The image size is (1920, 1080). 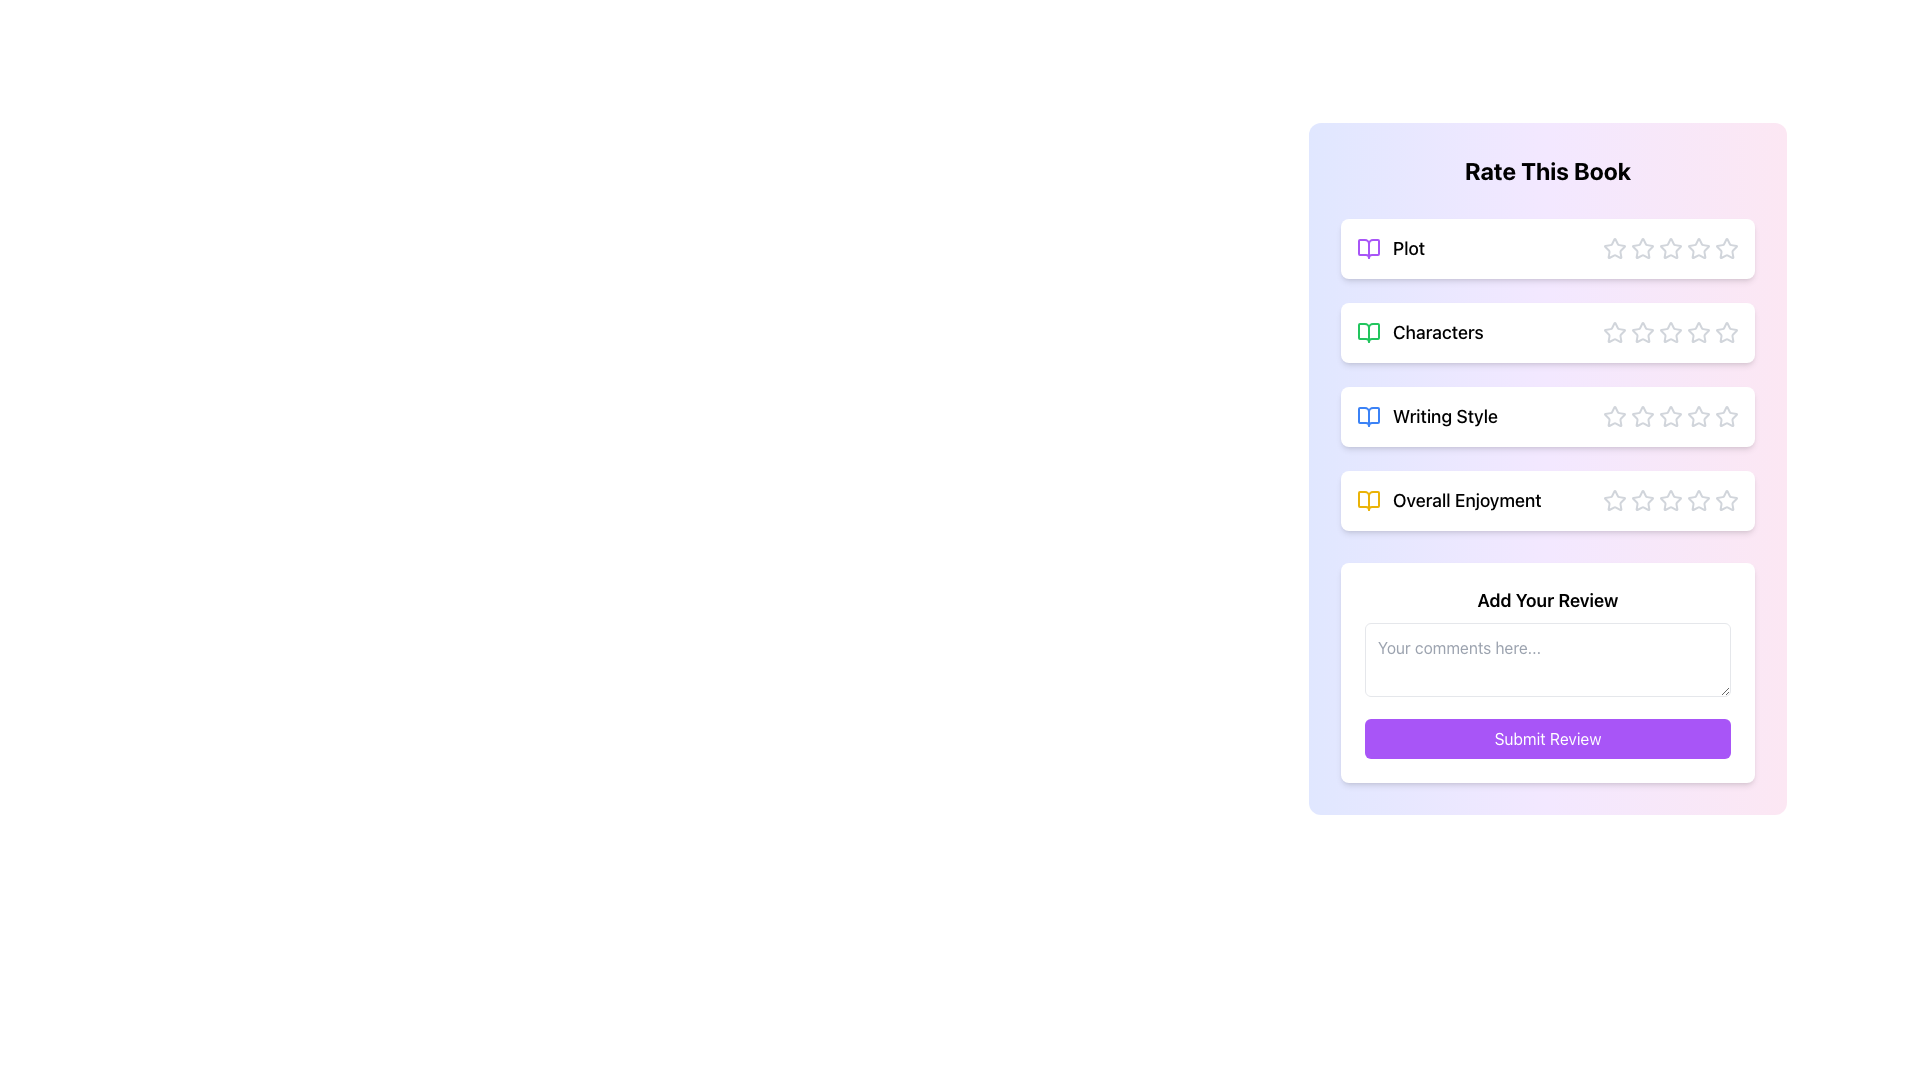 I want to click on the fourth star icon from the left in the rating row titled 'Characters' to rate it, so click(x=1697, y=330).